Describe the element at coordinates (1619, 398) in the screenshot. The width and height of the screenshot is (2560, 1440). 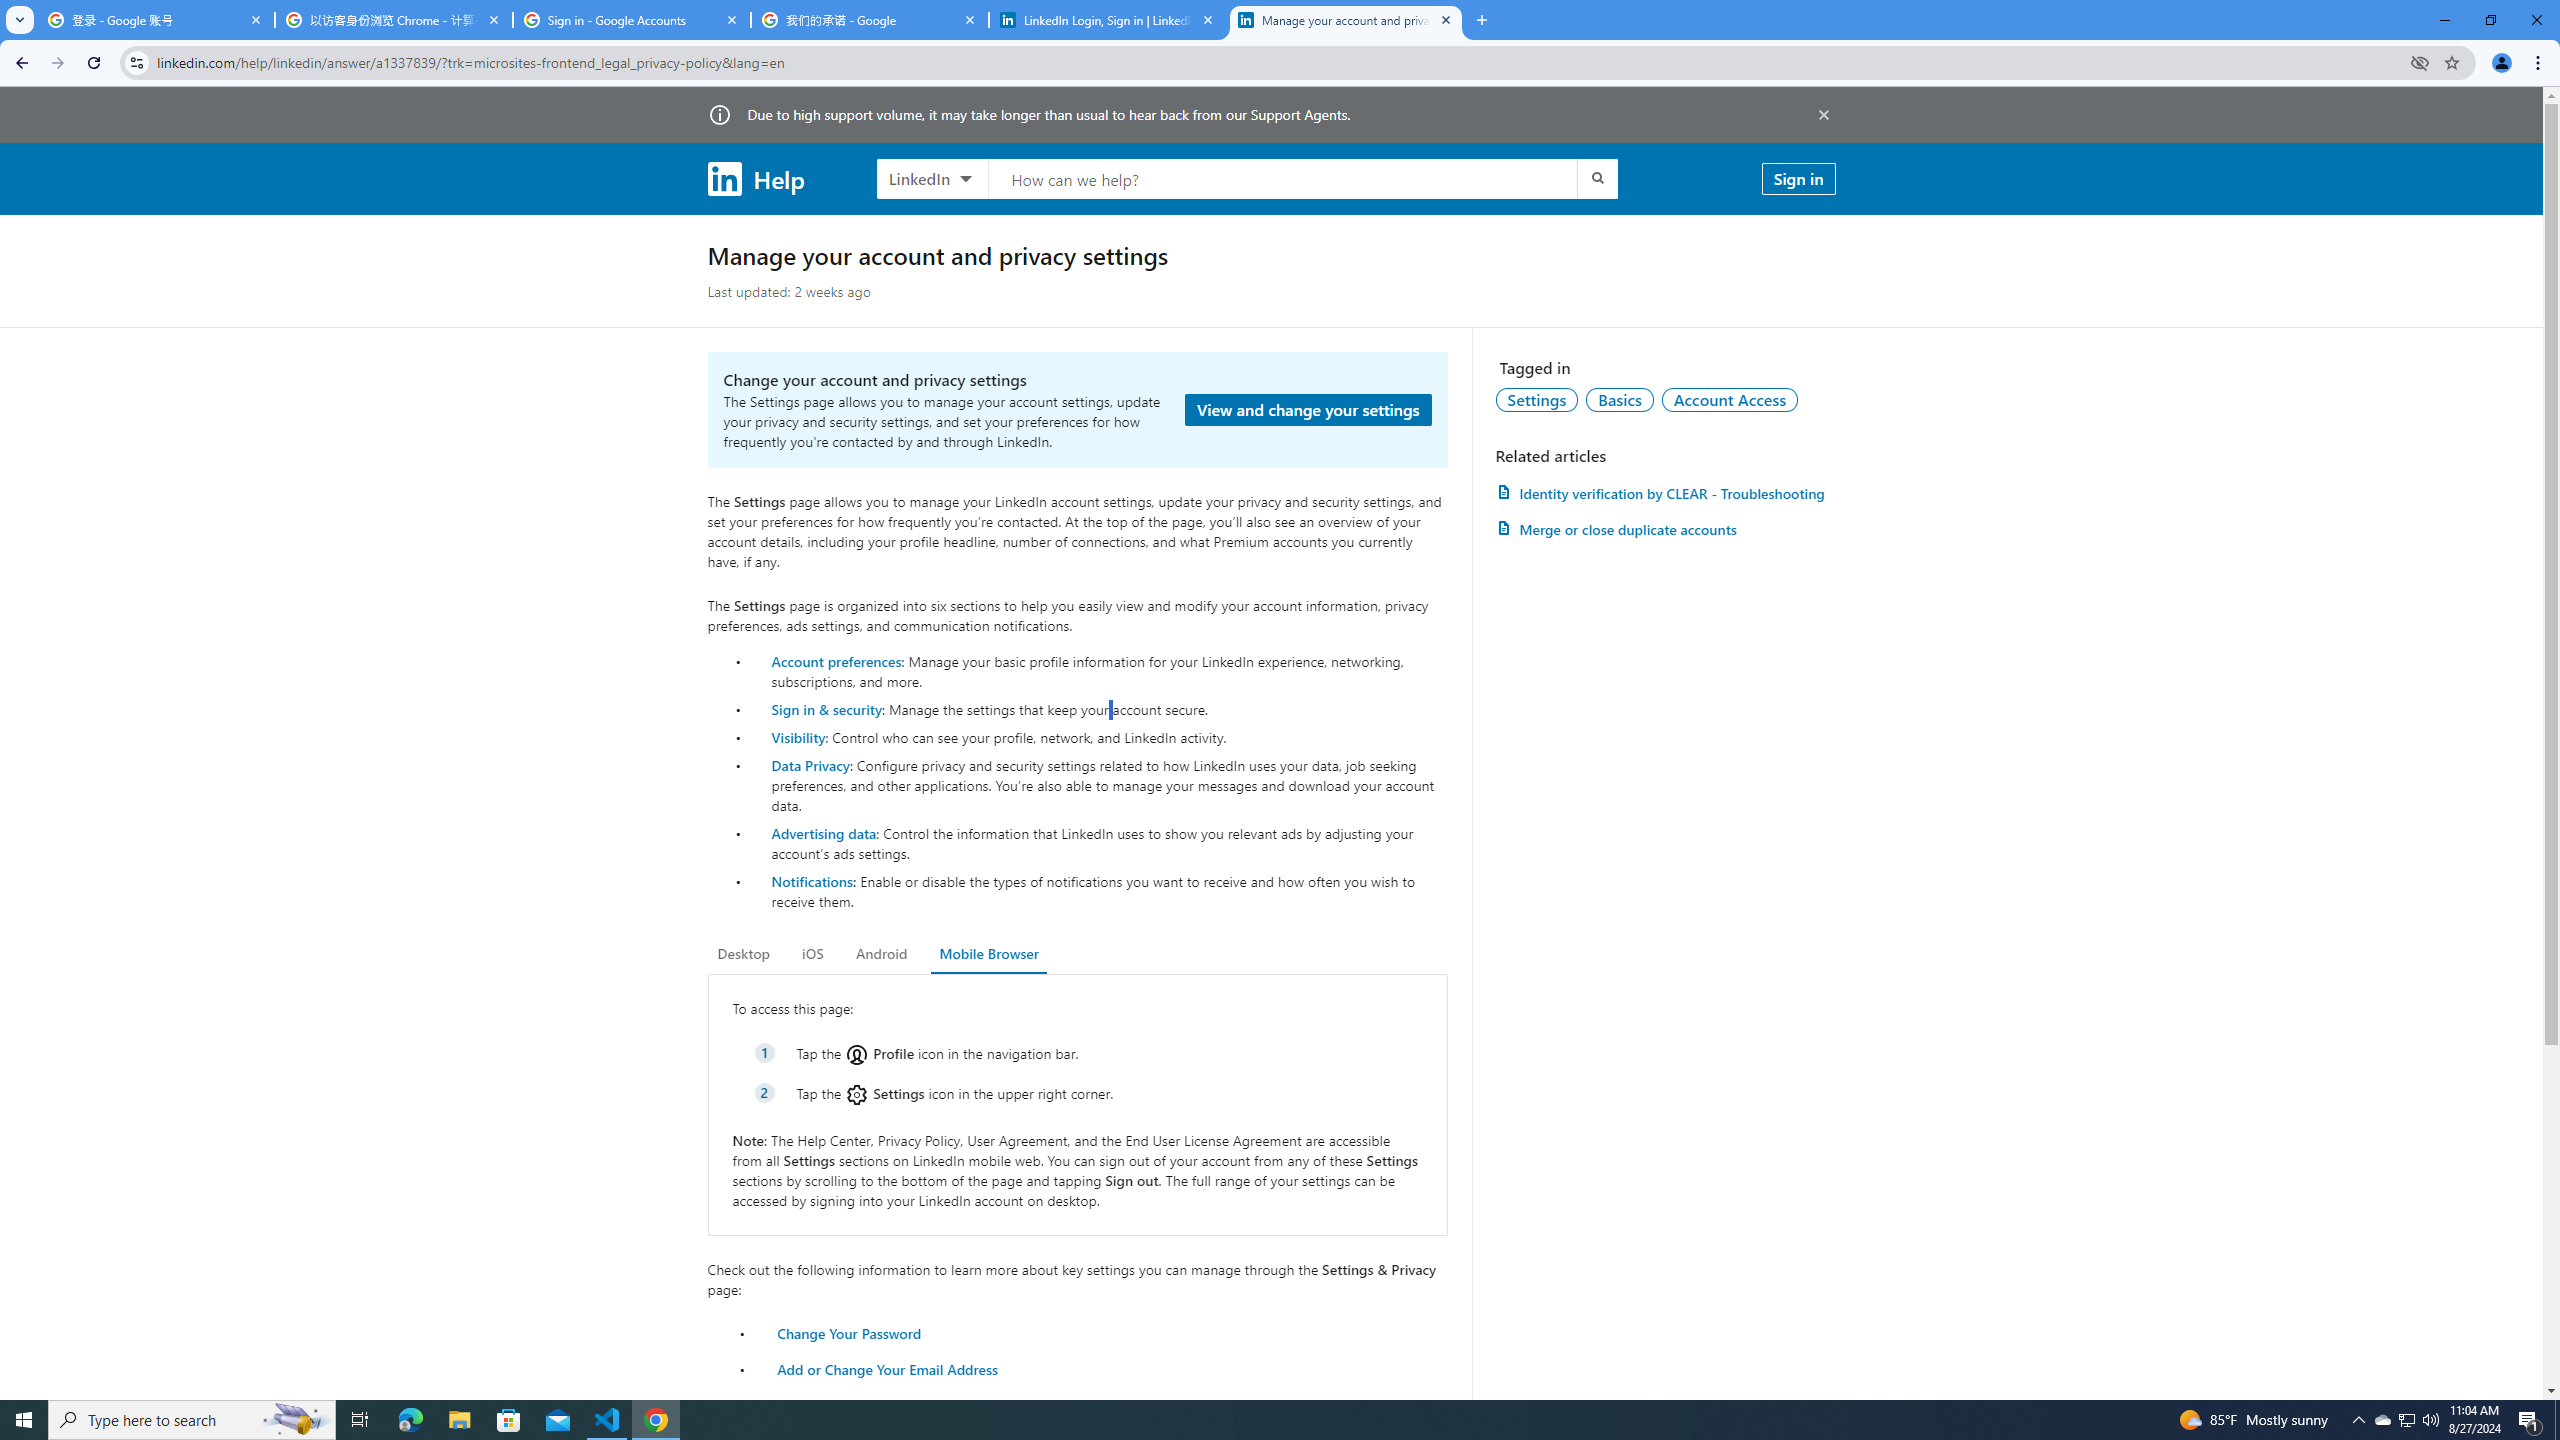
I see `'Basics'` at that location.